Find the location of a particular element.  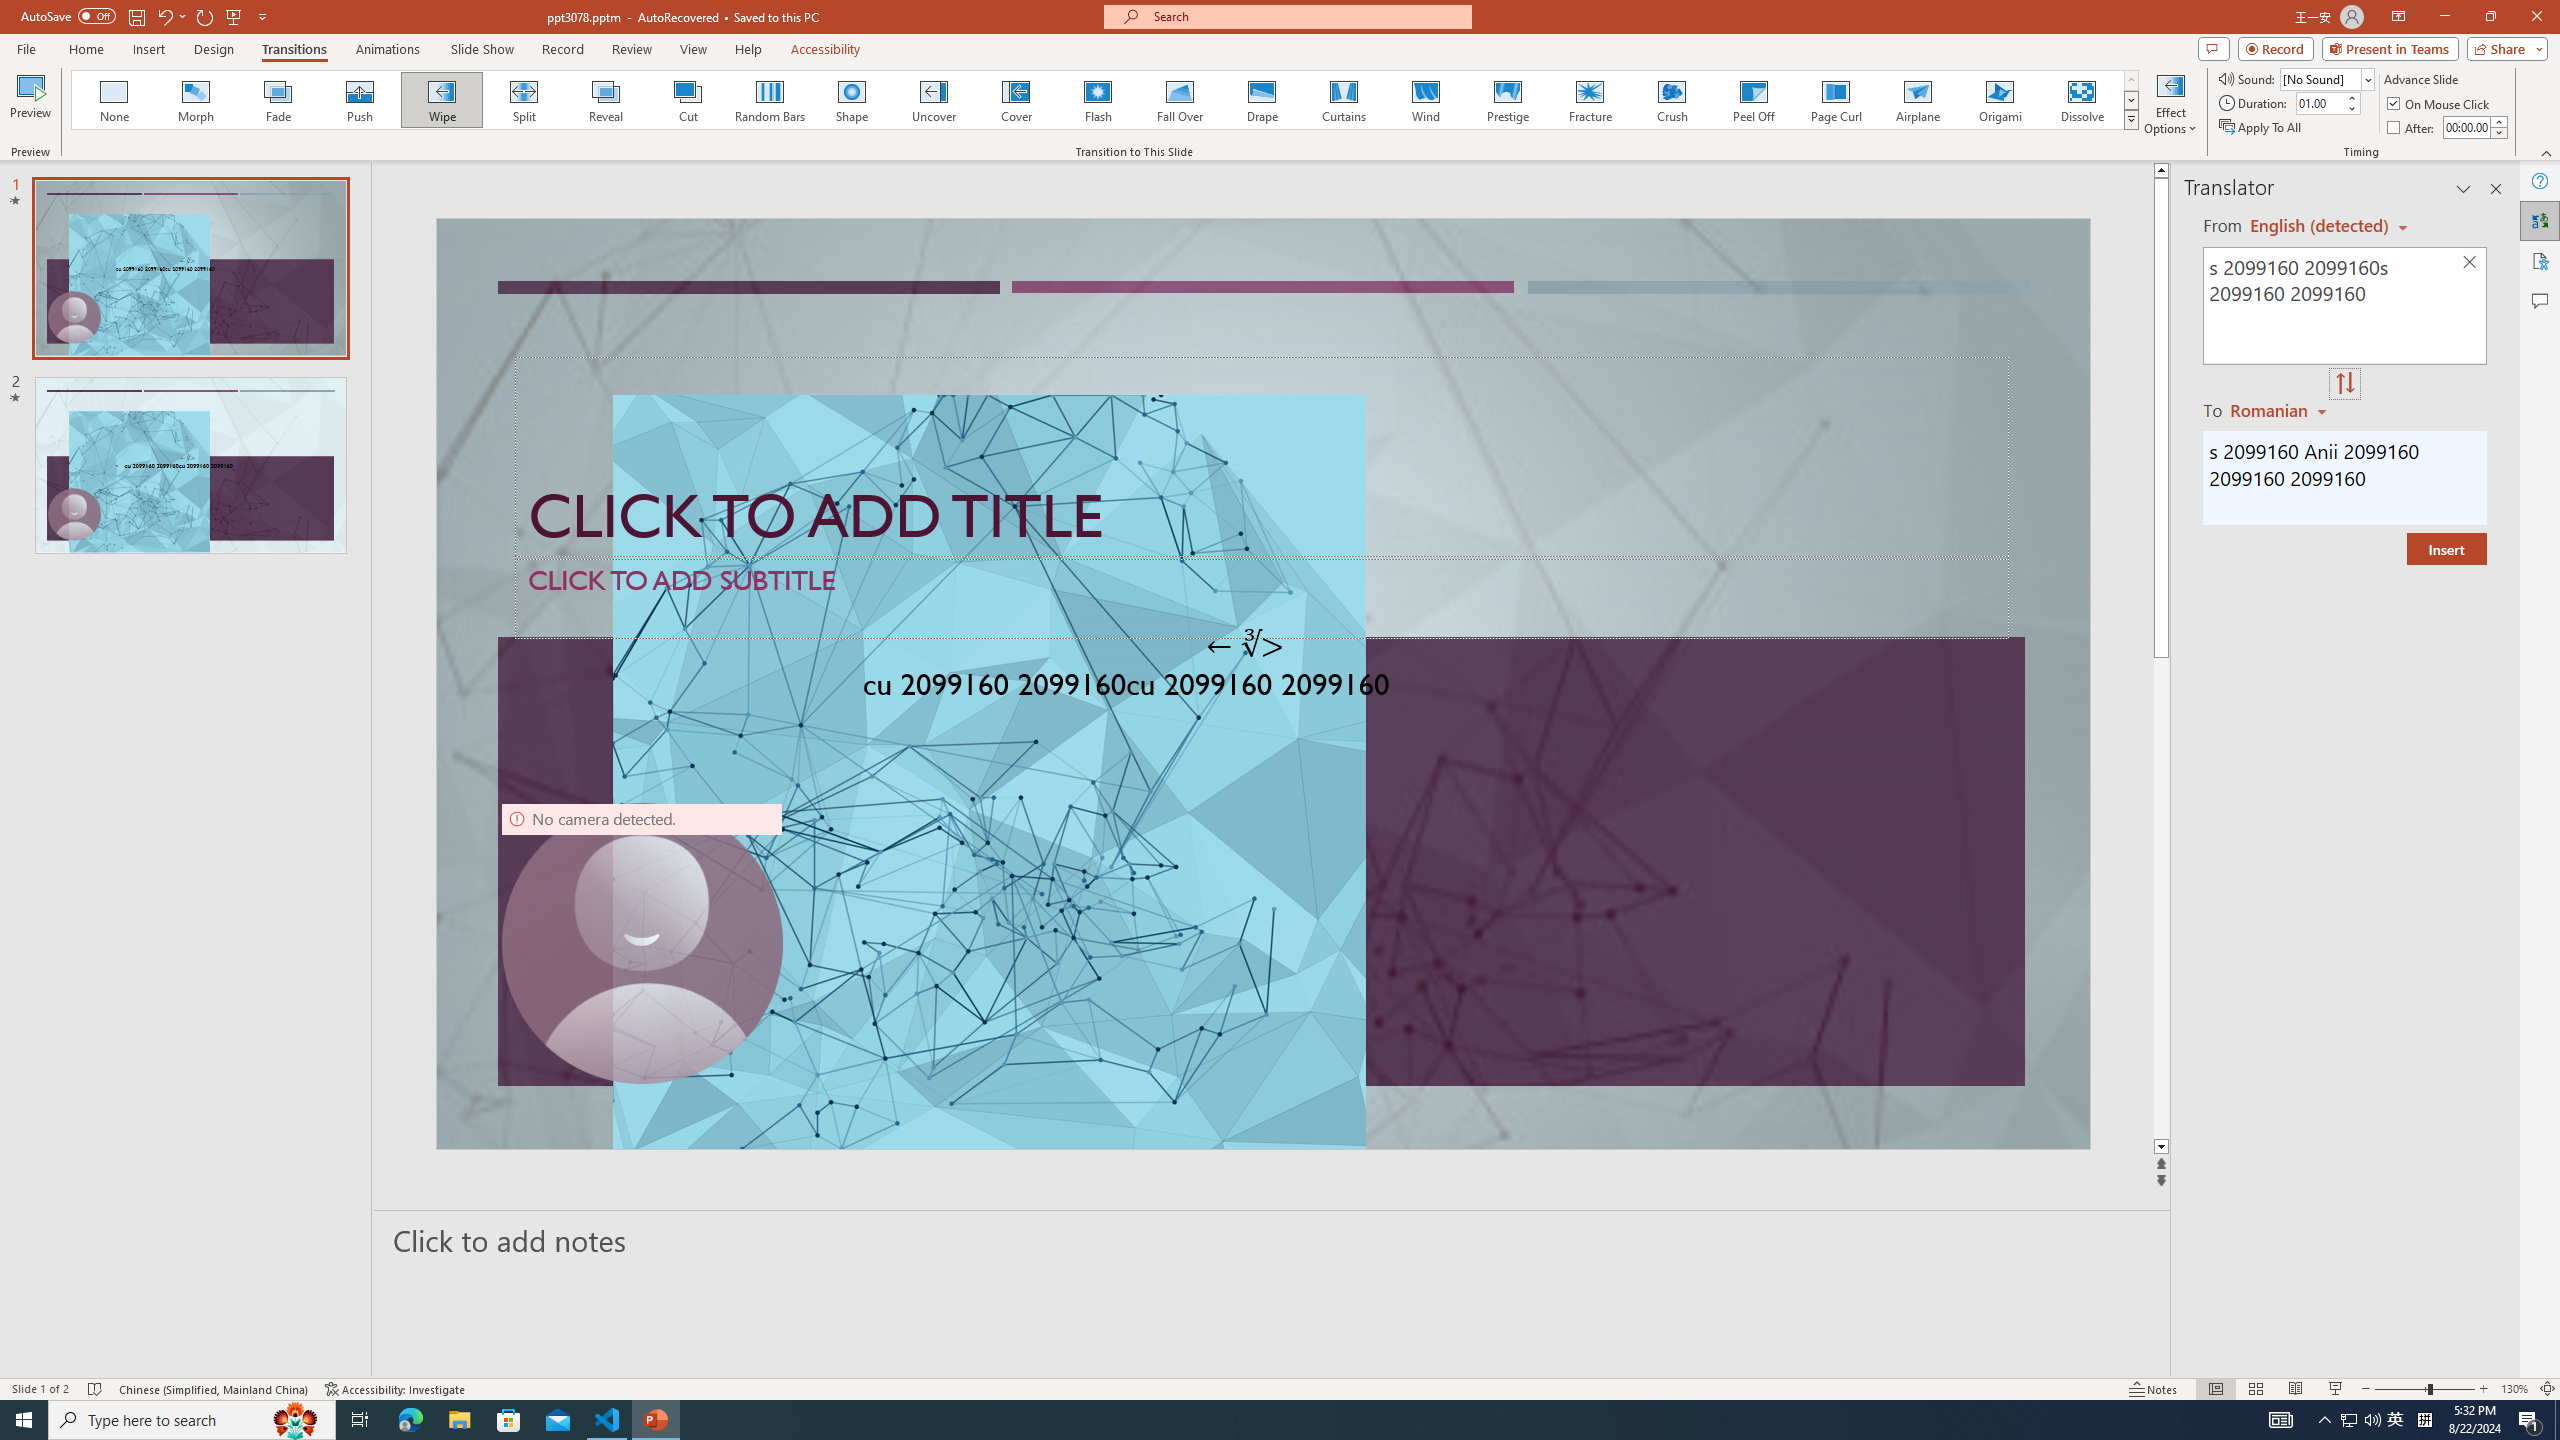

'Uncover' is located at coordinates (933, 99).